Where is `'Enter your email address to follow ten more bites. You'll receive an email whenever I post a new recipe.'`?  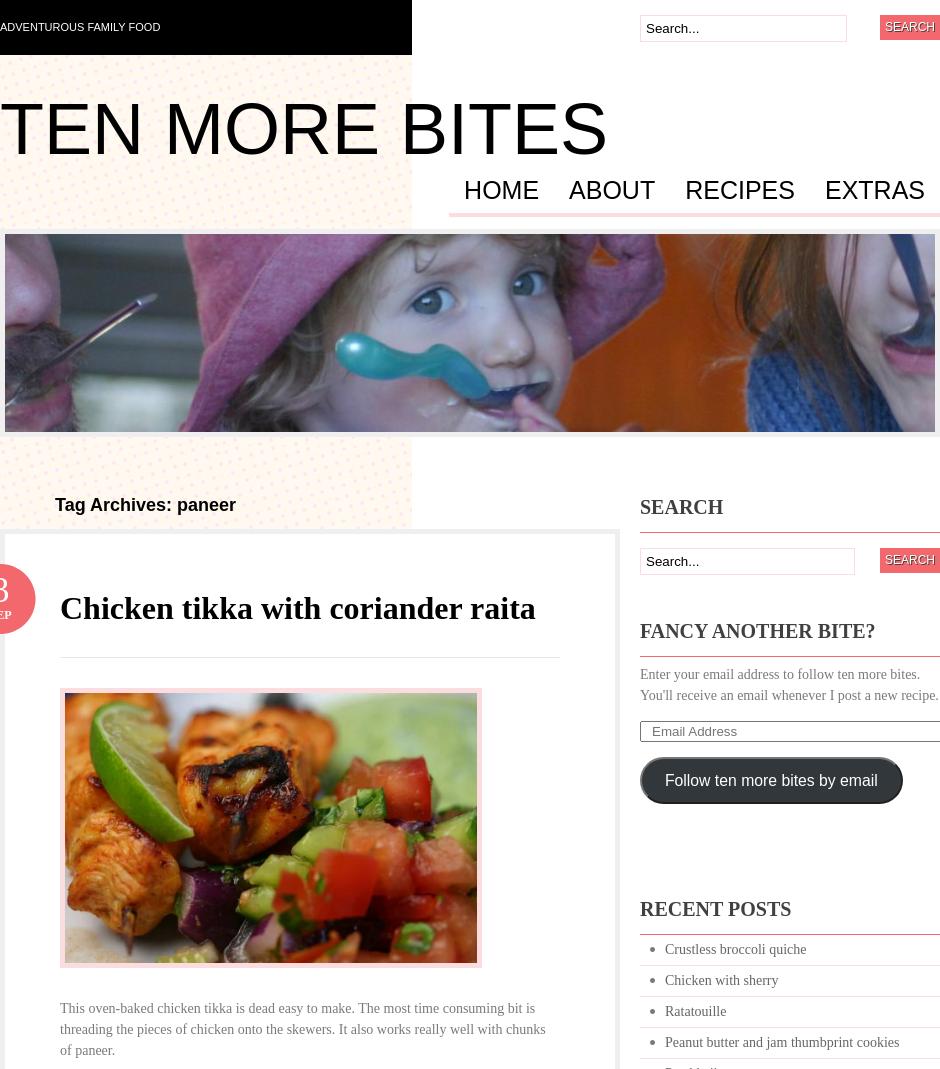
'Enter your email address to follow ten more bites. You'll receive an email whenever I post a new recipe.' is located at coordinates (789, 684).